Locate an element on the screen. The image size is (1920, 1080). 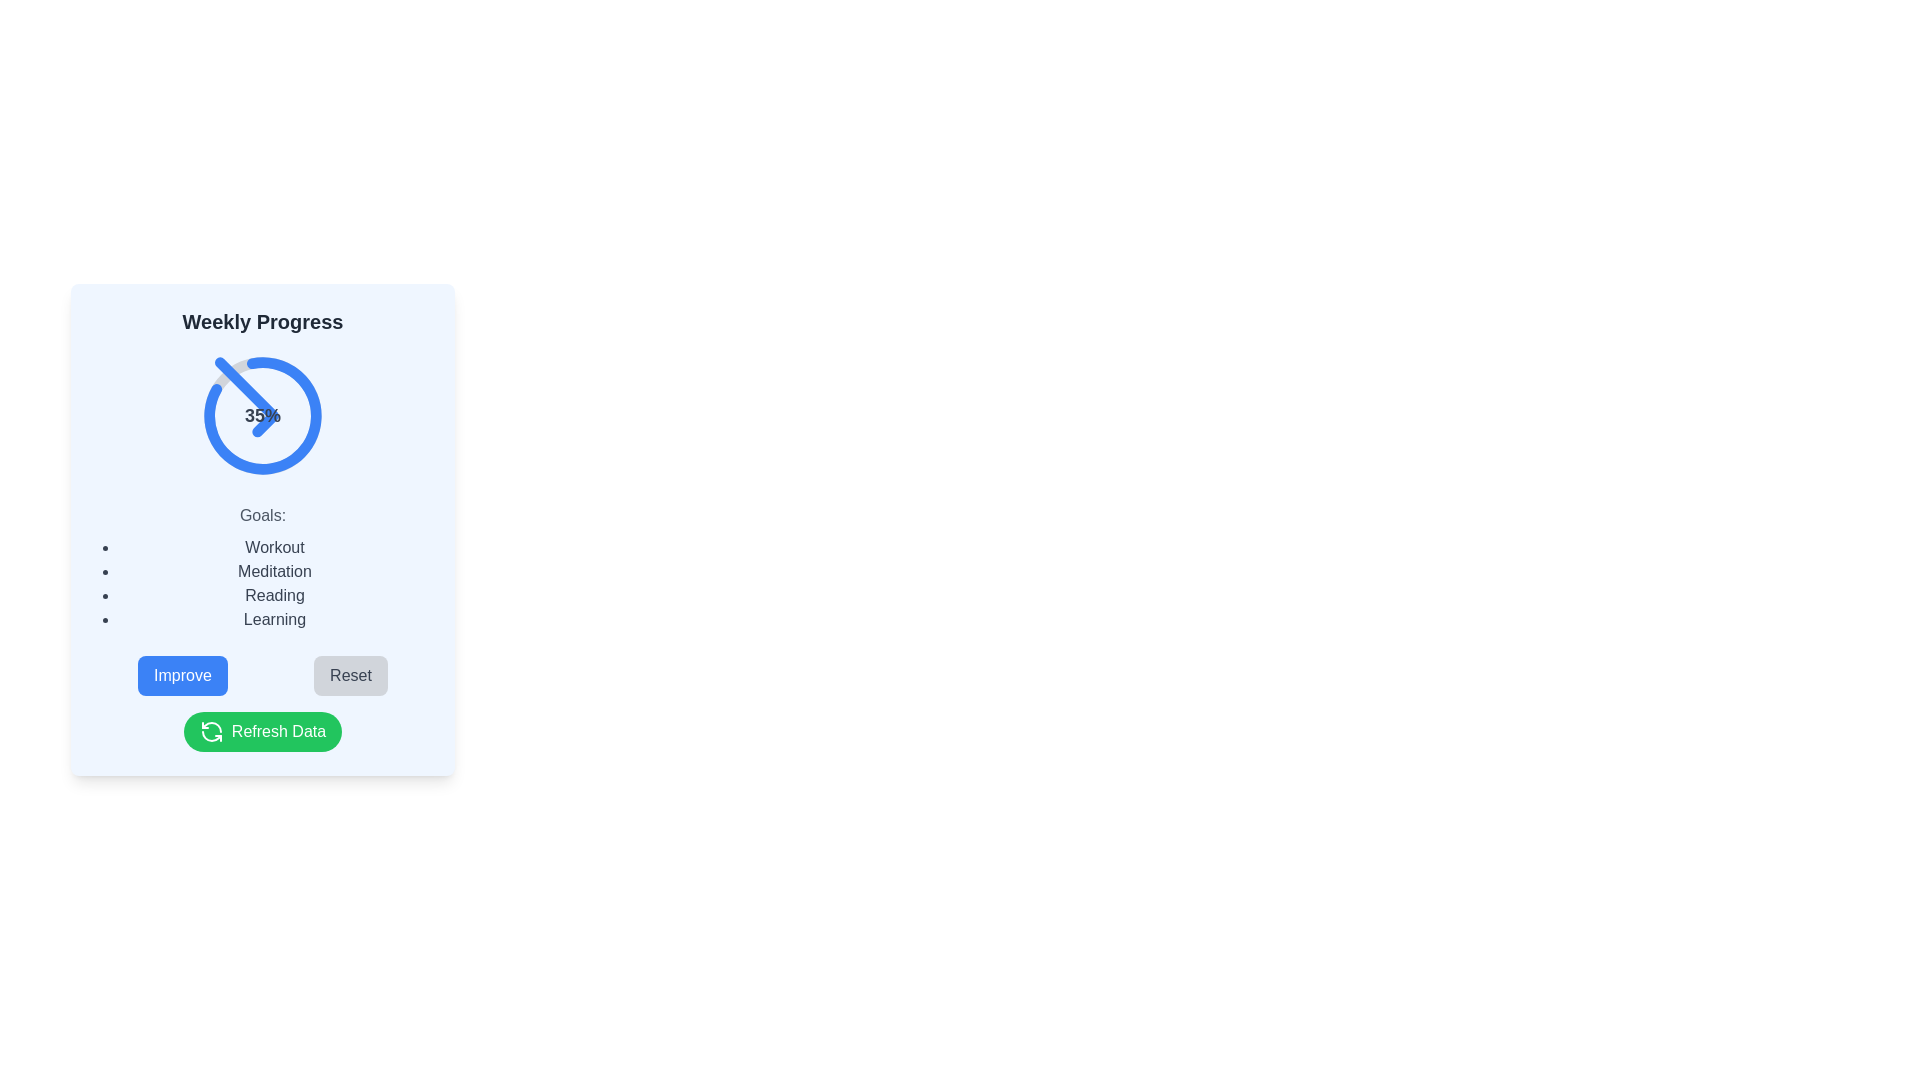
the static text label displaying the progress value within the circular progress indicator of the 'Weekly Progress' card is located at coordinates (262, 415).